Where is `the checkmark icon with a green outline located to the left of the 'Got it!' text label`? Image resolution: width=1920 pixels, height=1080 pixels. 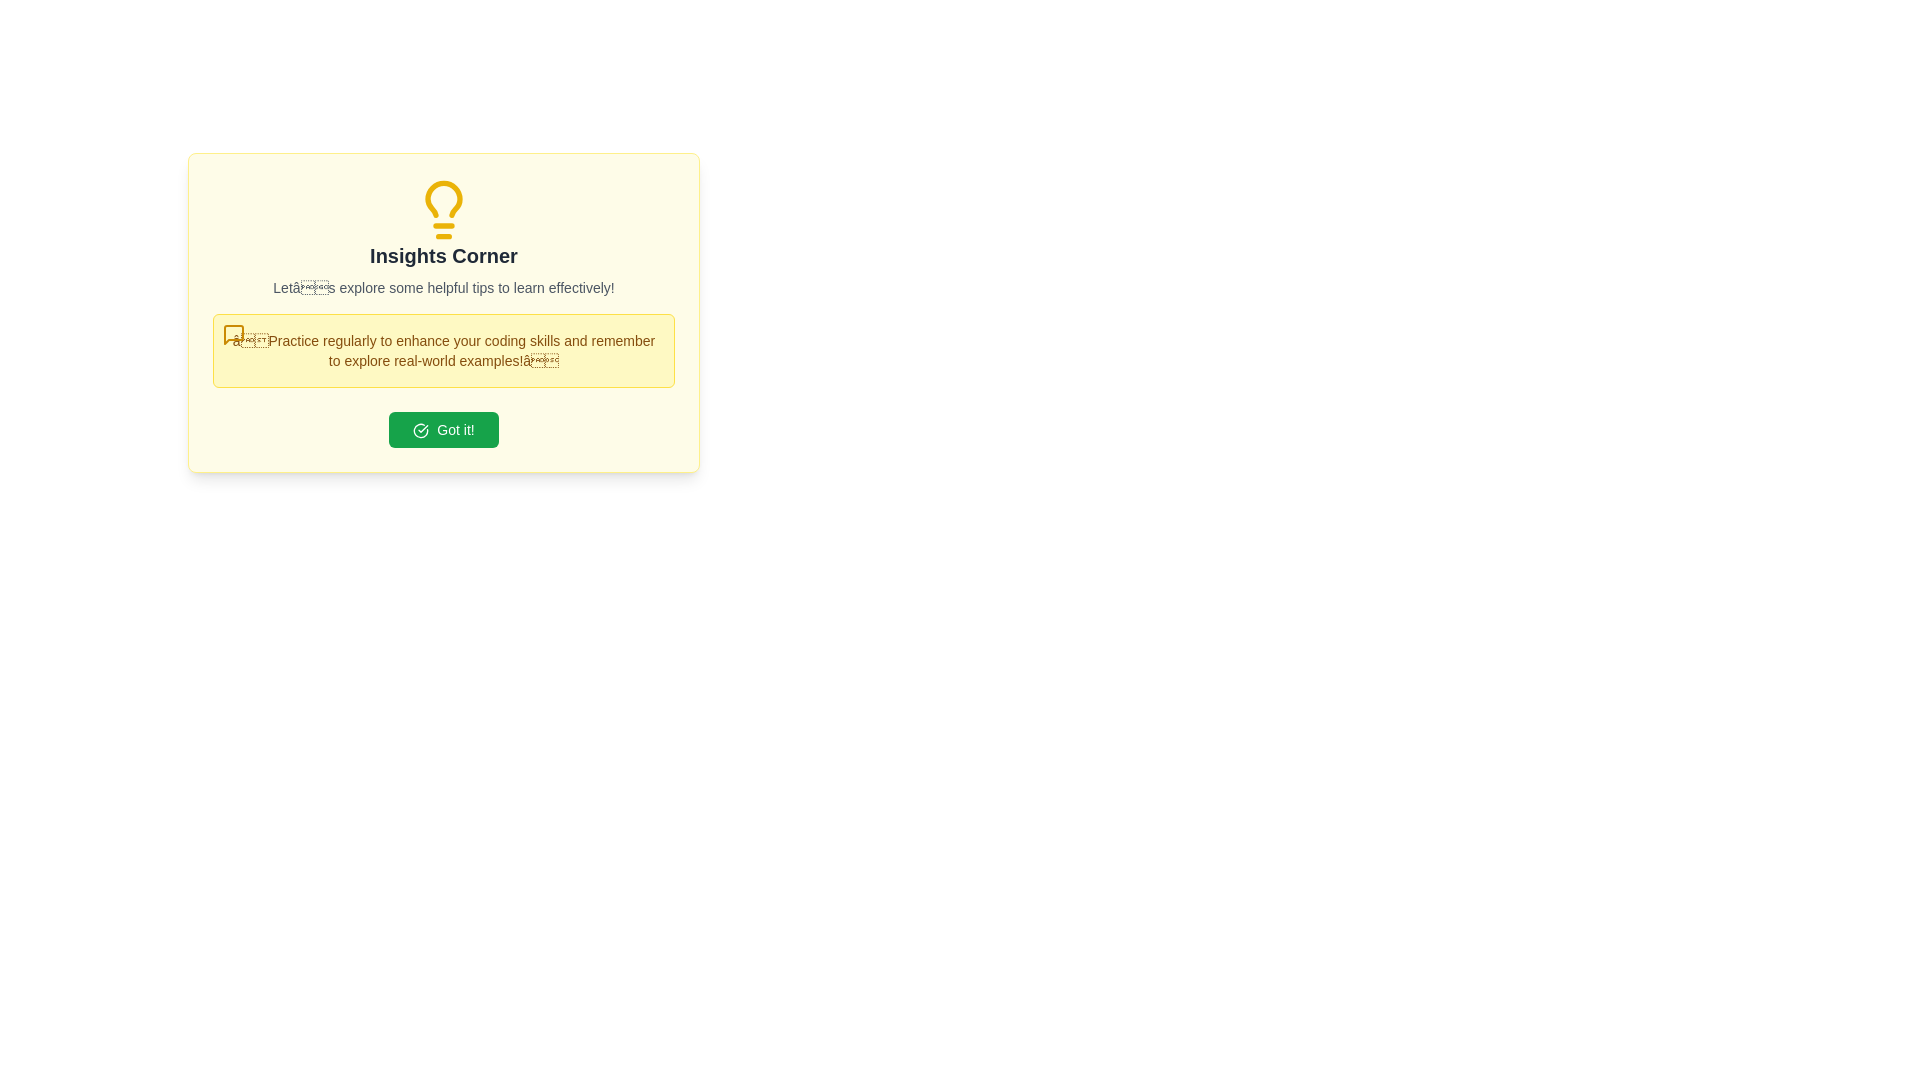 the checkmark icon with a green outline located to the left of the 'Got it!' text label is located at coordinates (420, 430).